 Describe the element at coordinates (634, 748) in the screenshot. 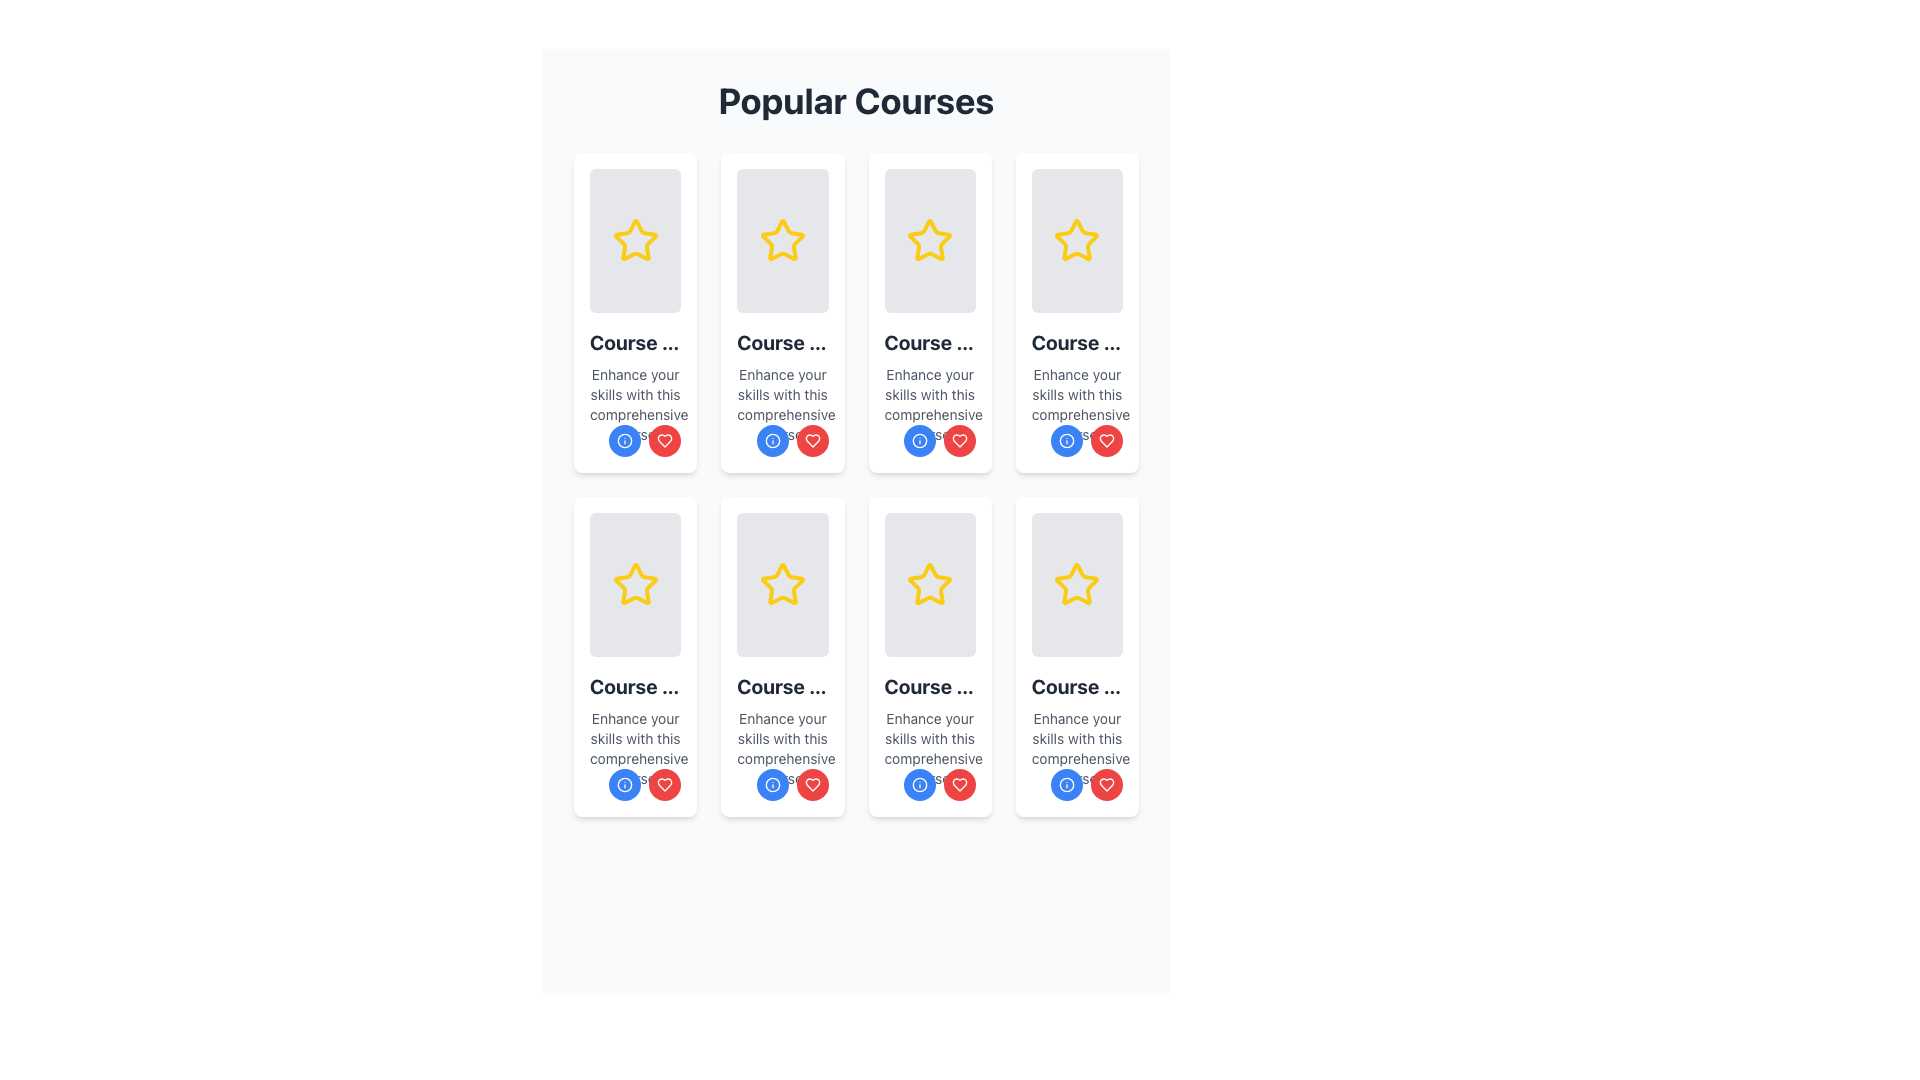

I see `text content of the text block displaying 'Enhance your skills with this comprehensive course.' located in the second row of the course grid, below the course title` at that location.